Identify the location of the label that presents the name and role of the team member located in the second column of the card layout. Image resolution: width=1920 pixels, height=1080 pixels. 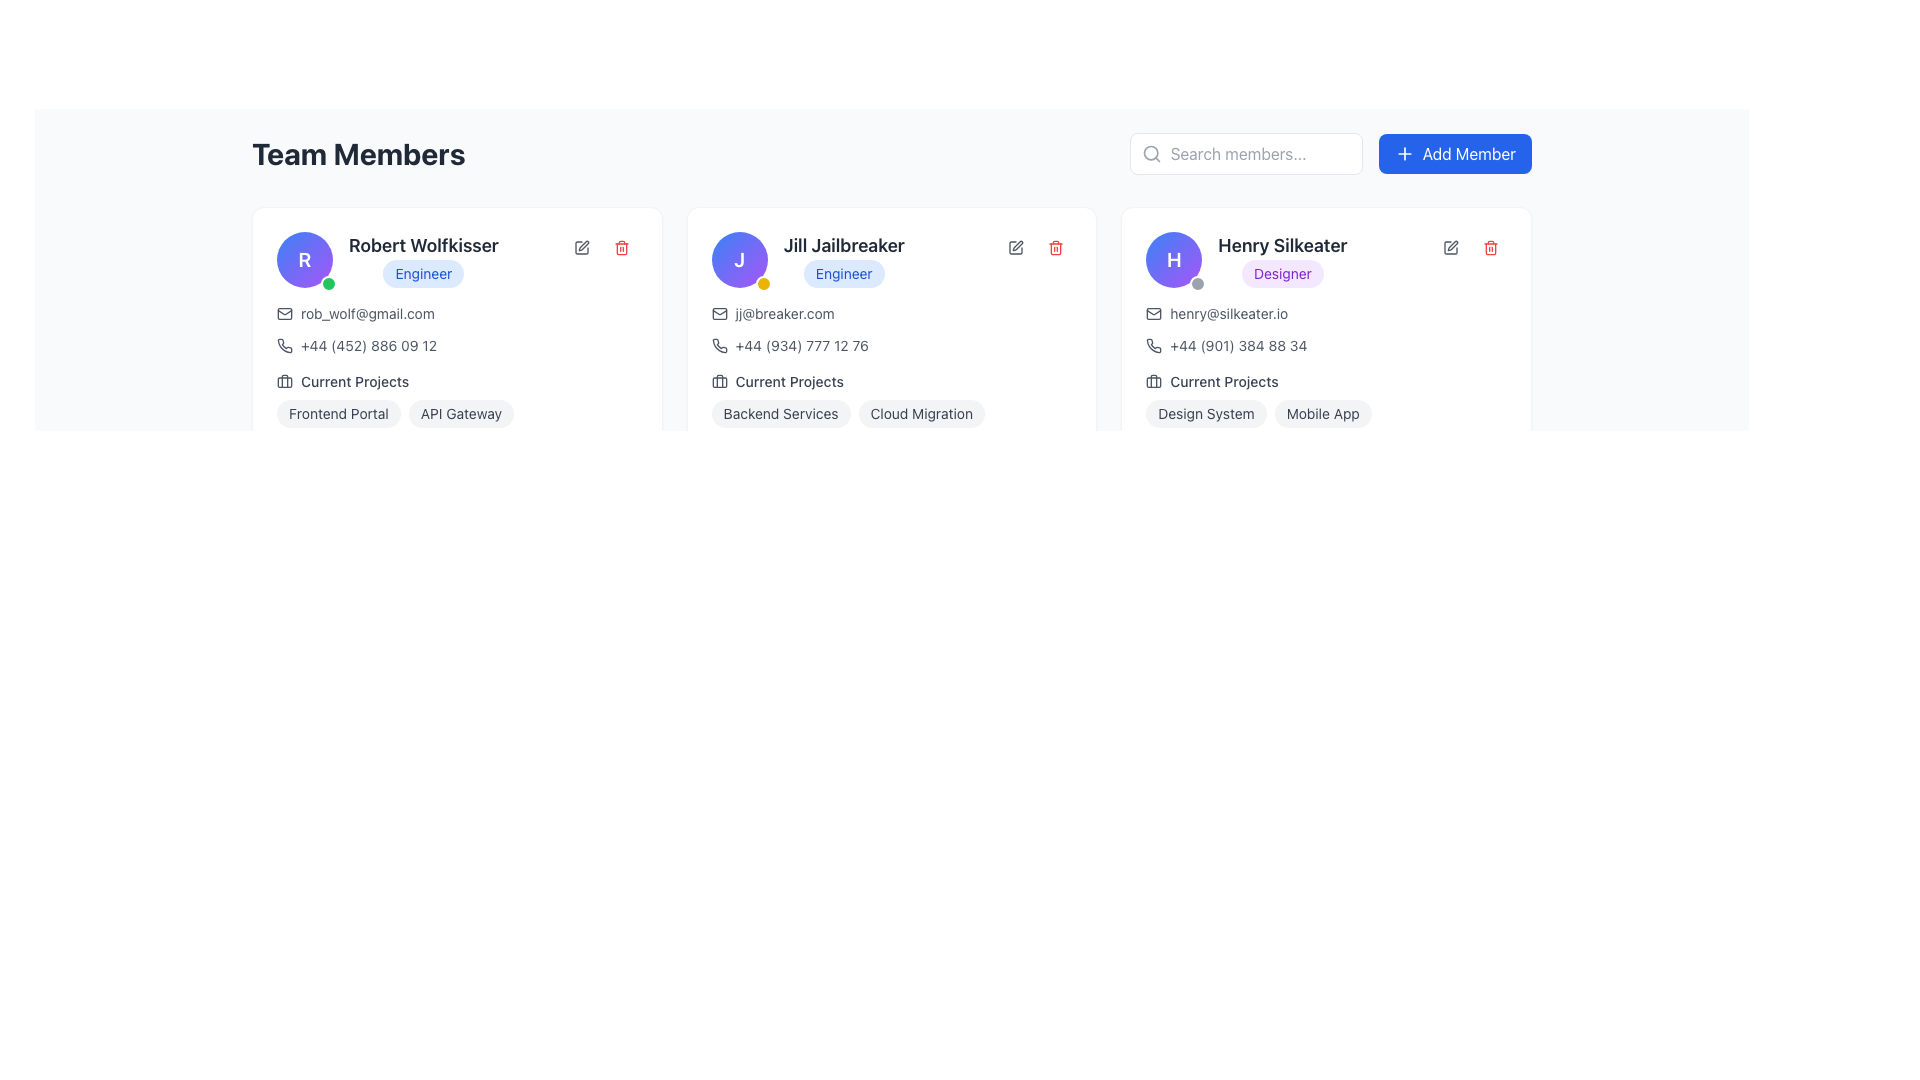
(891, 258).